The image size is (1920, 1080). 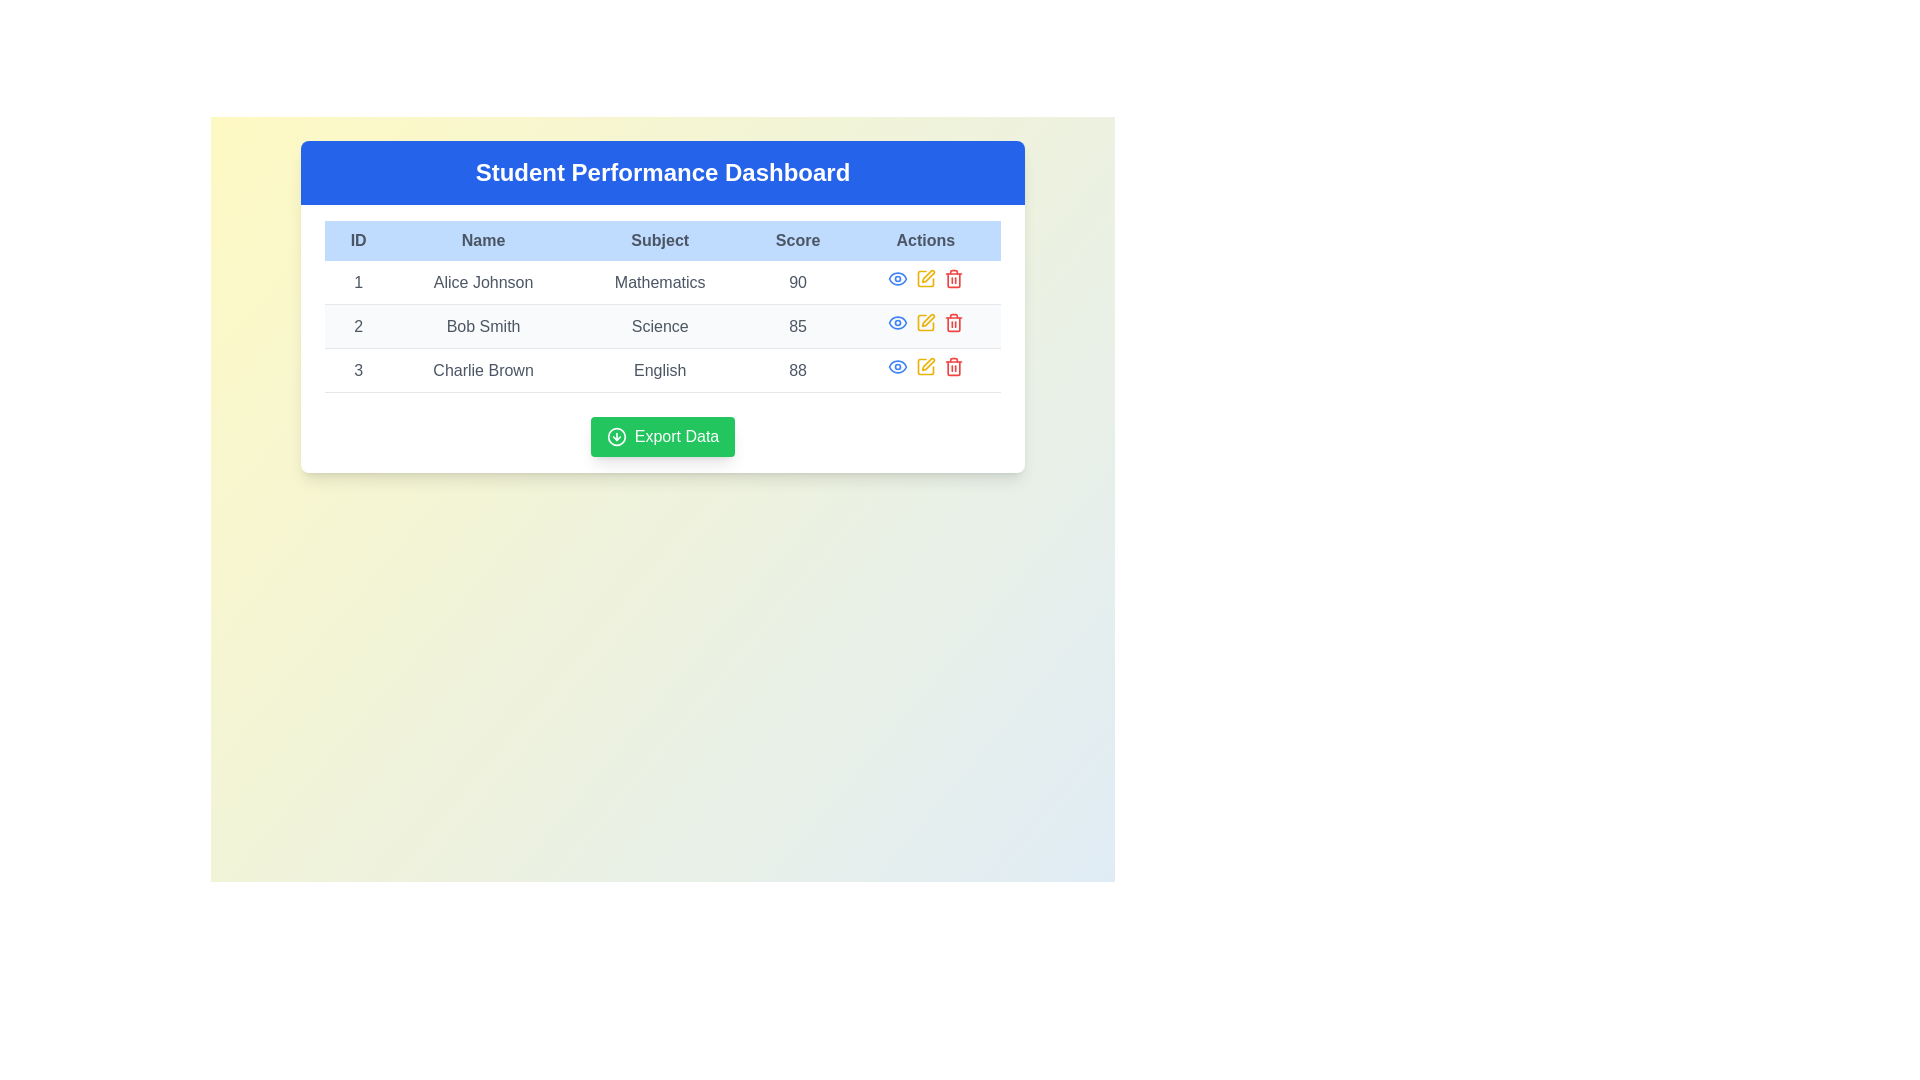 What do you see at coordinates (662, 338) in the screenshot?
I see `the second row of the student performance table, which displays details such as name, subject, and score` at bounding box center [662, 338].